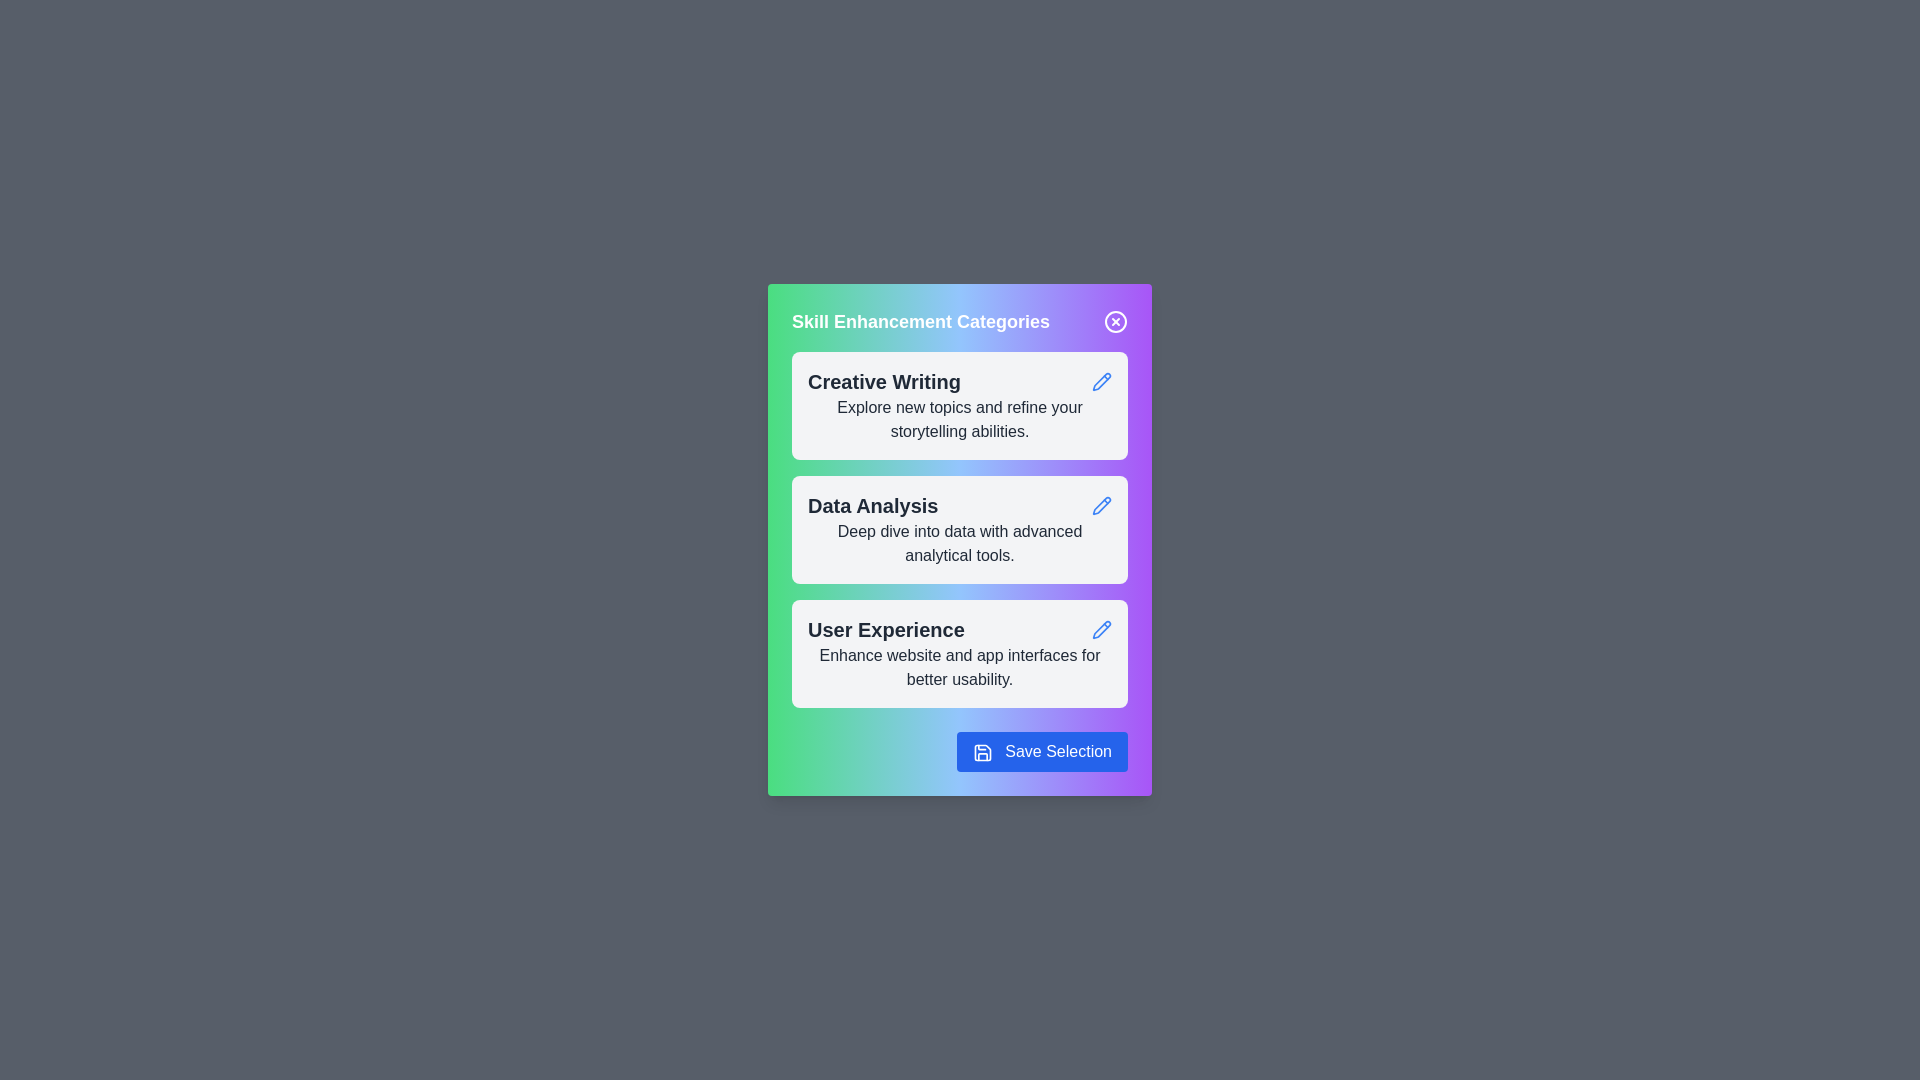 The width and height of the screenshot is (1920, 1080). I want to click on the category by clicking on the pencil icon for User Experience, so click(1101, 628).